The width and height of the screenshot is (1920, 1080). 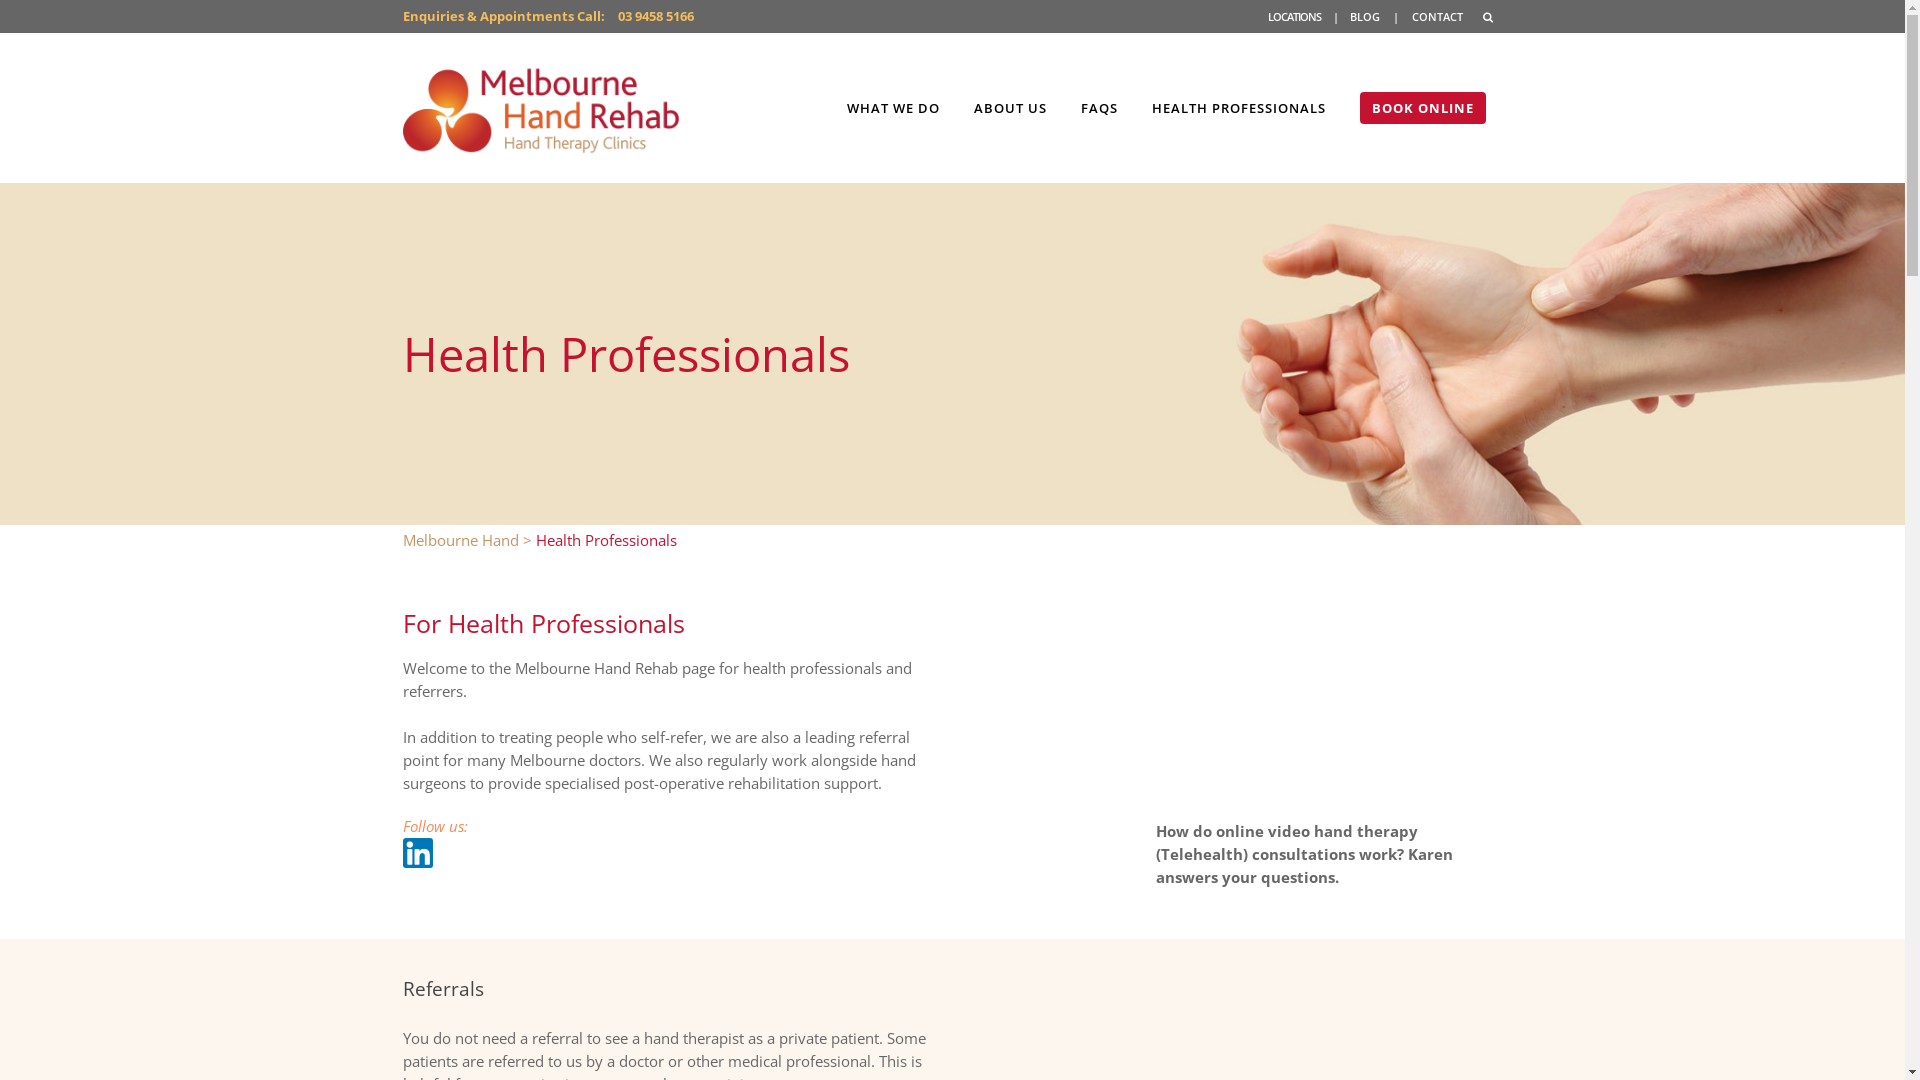 What do you see at coordinates (892, 108) in the screenshot?
I see `'WHAT WE DO'` at bounding box center [892, 108].